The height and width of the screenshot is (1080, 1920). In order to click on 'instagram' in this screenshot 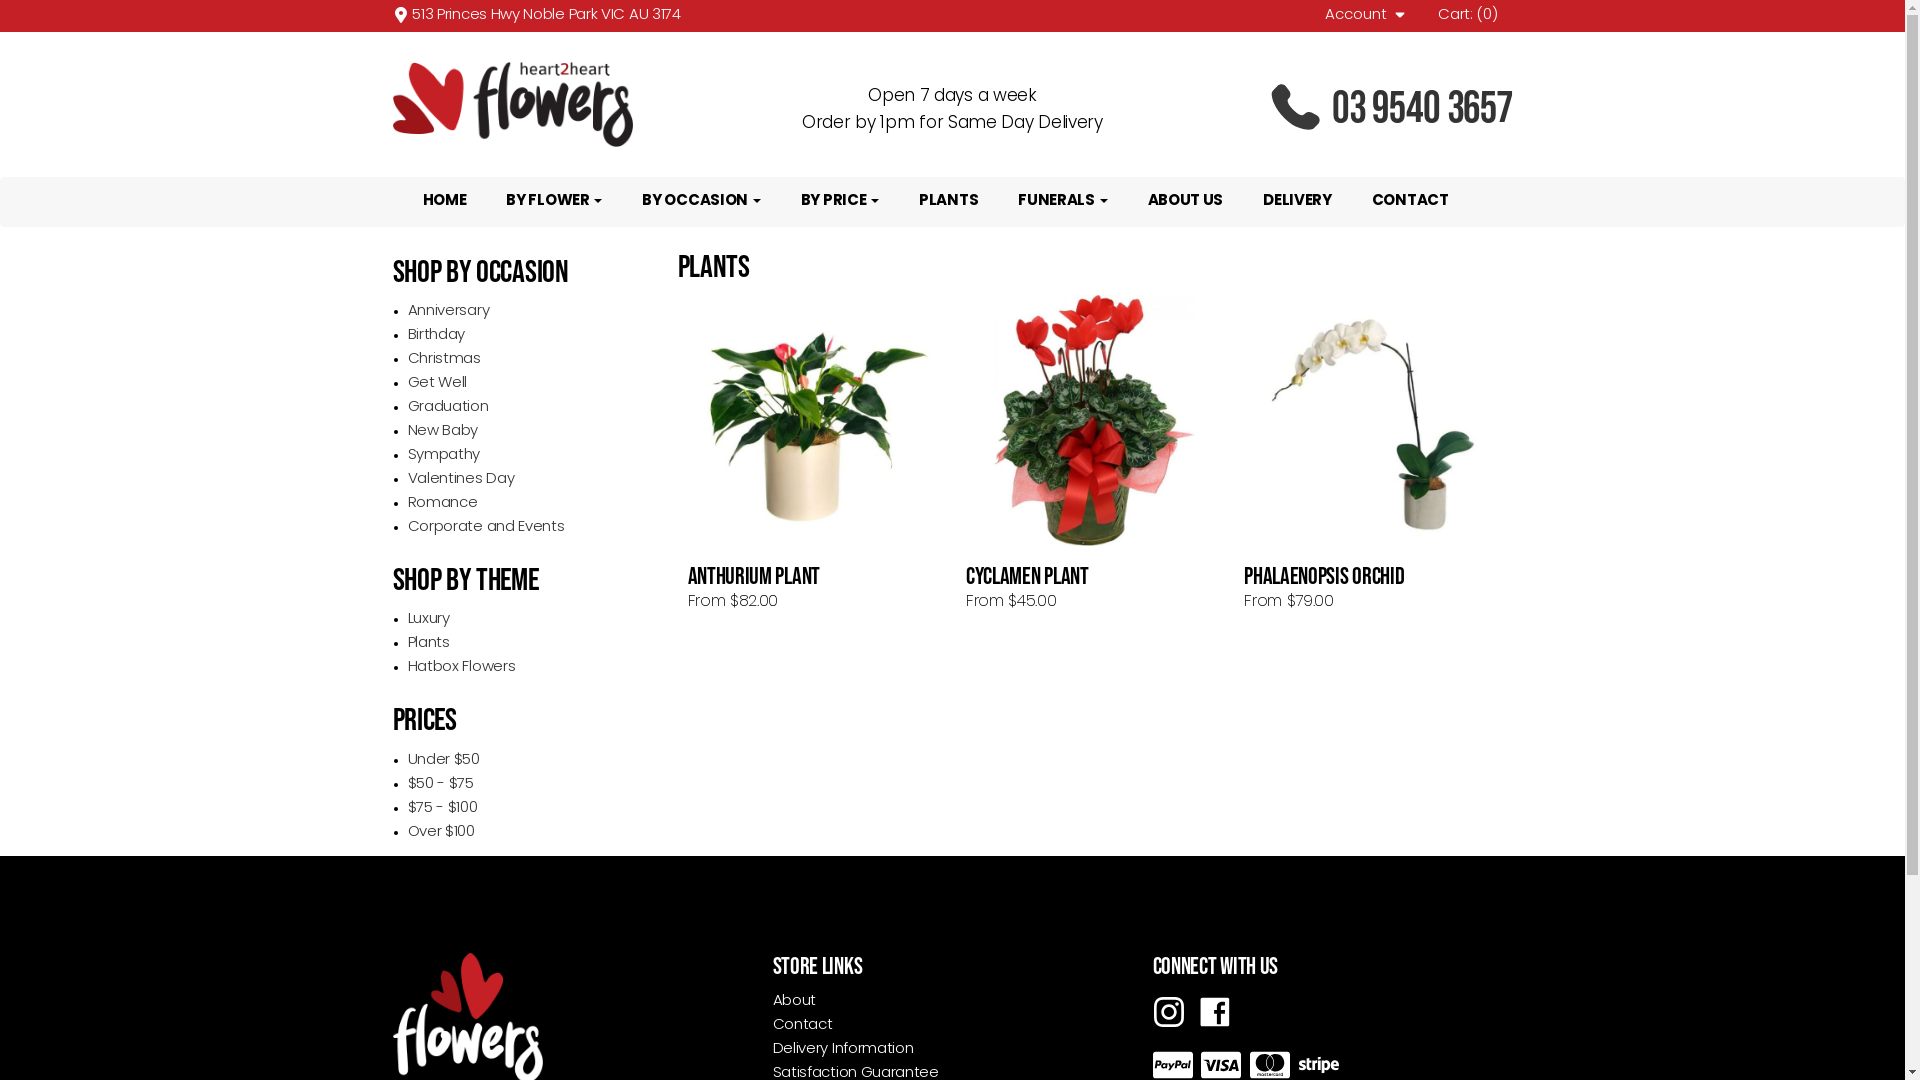, I will do `click(1167, 1012)`.